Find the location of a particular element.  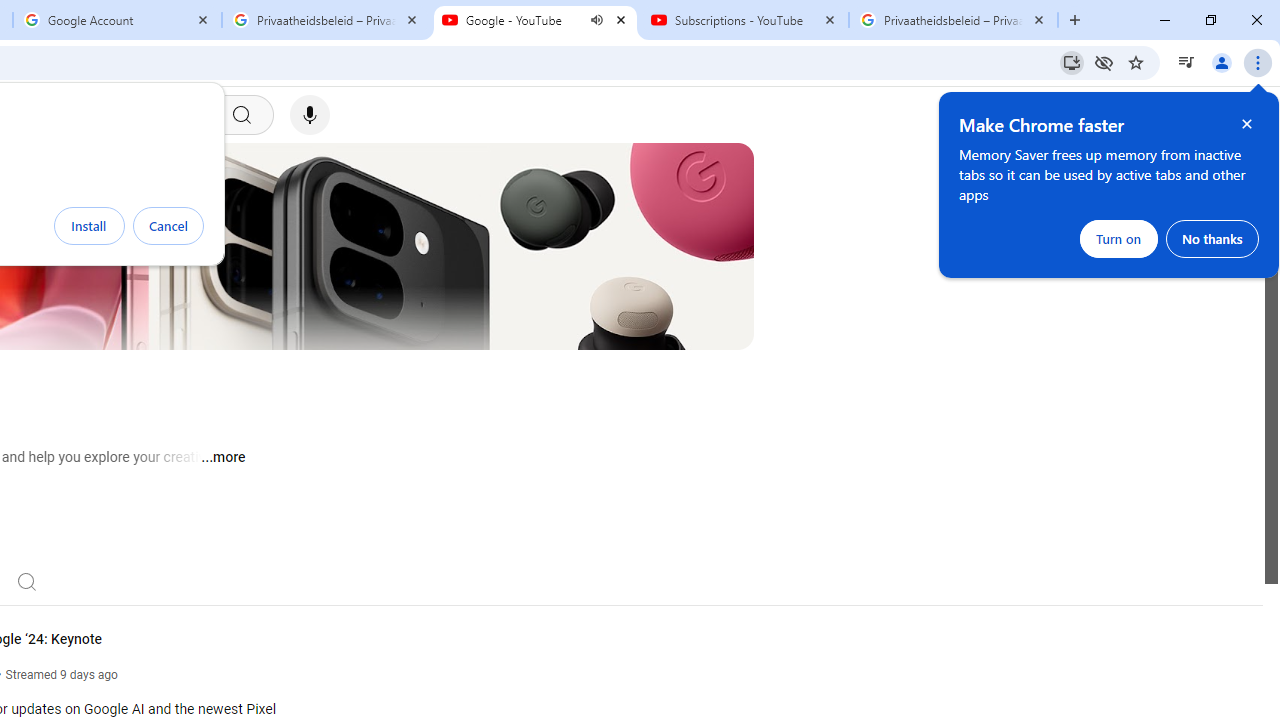

'No thanks' is located at coordinates (1211, 238).